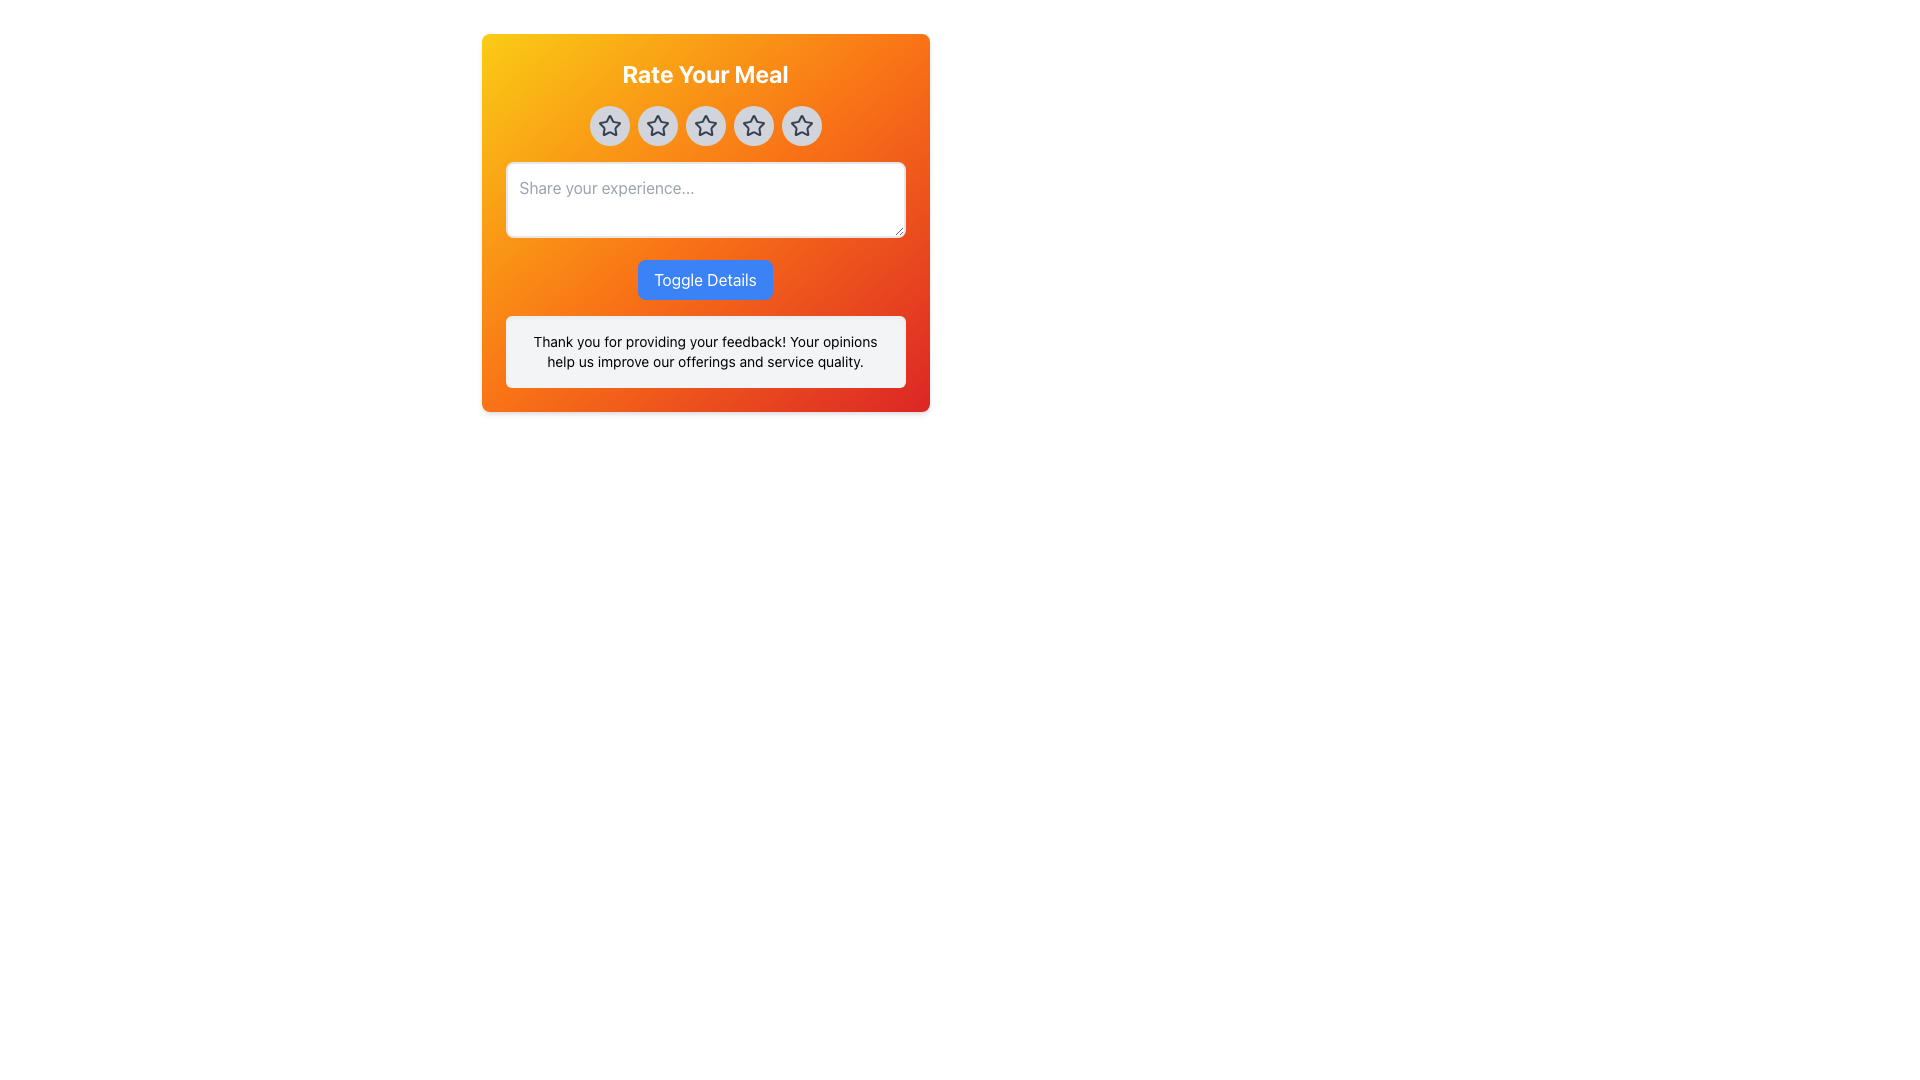 This screenshot has width=1920, height=1080. Describe the element at coordinates (705, 126) in the screenshot. I see `the circular button with a star icon, which is the third button in the horizontal arrangement under 'Rate Your Meal'` at that location.